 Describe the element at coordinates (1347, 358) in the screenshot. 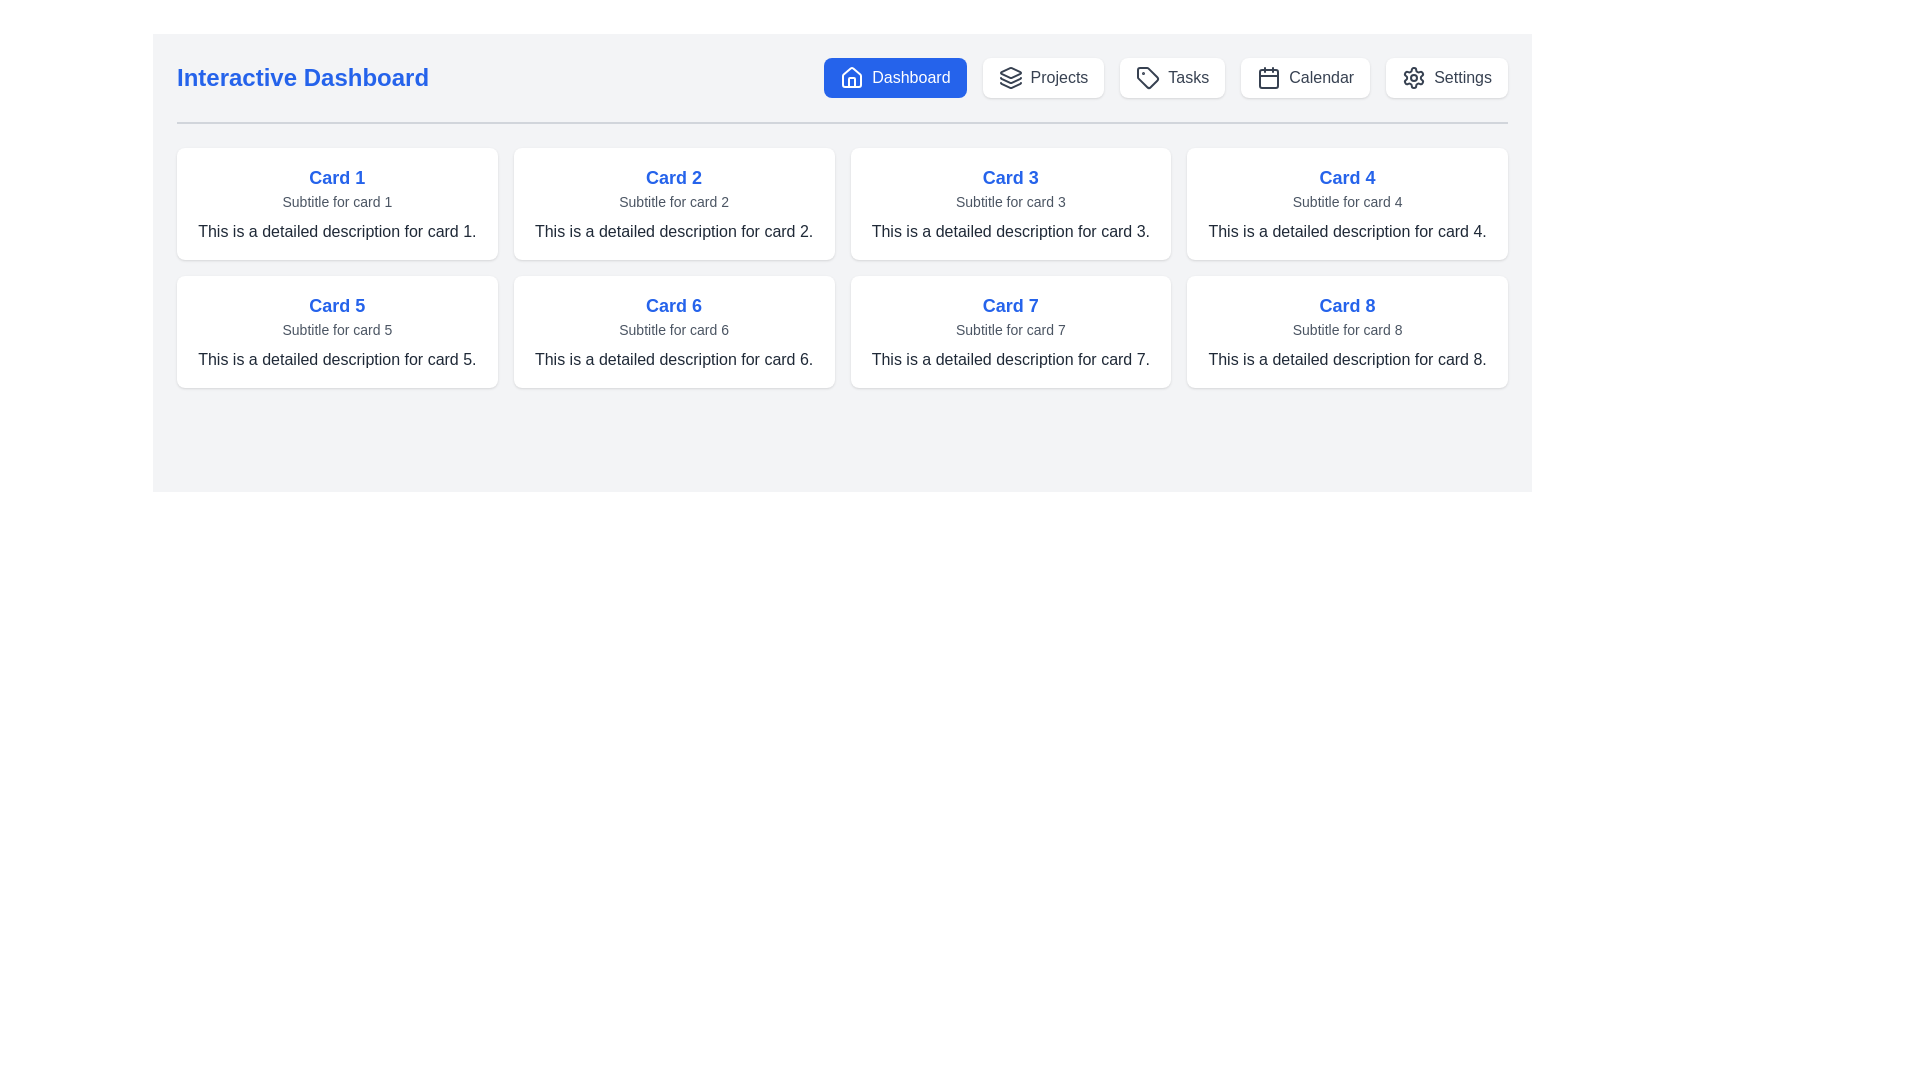

I see `the text label that provides detailed information about 'Card 8', positioned beneath 'Subtitle for card 8' in the second row, fourth column of the grid layout` at that location.